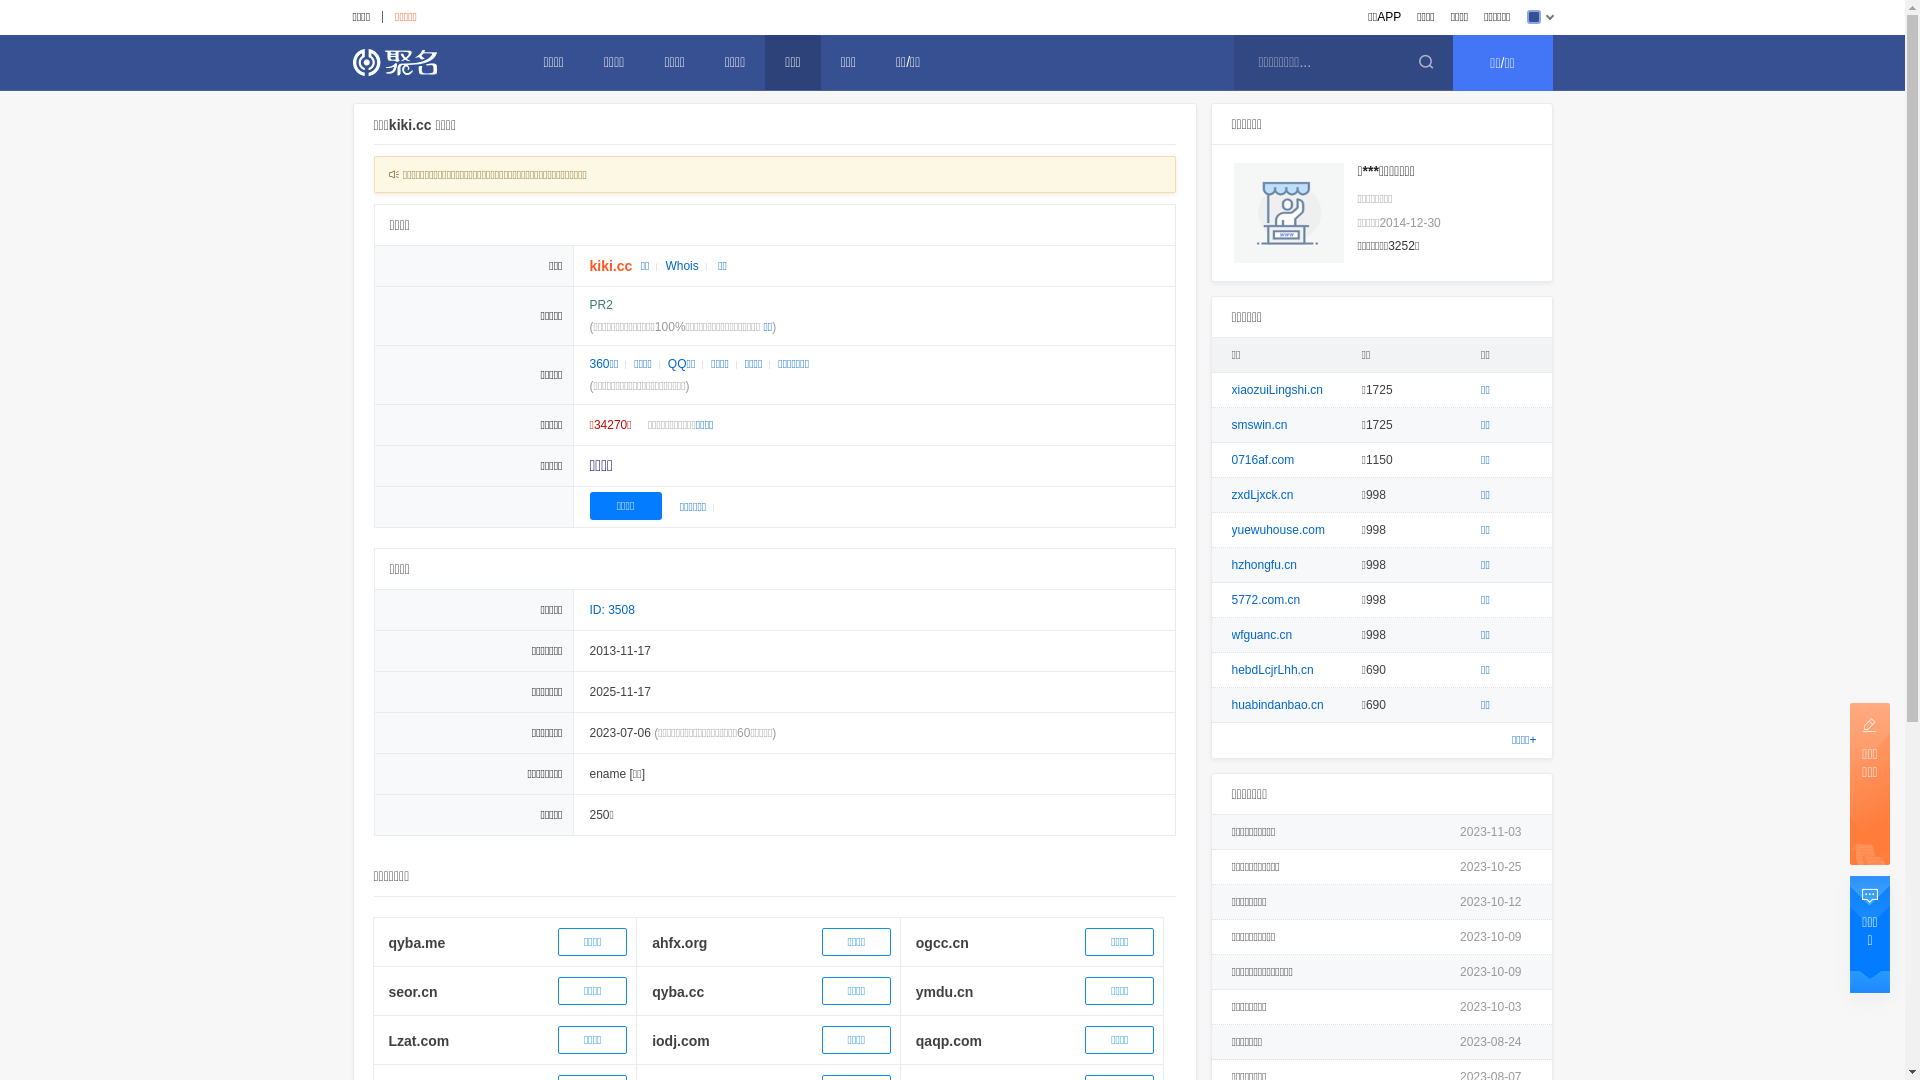 Image resolution: width=1920 pixels, height=1080 pixels. Describe the element at coordinates (1271, 670) in the screenshot. I see `'hebdLcjrLhh.cn'` at that location.